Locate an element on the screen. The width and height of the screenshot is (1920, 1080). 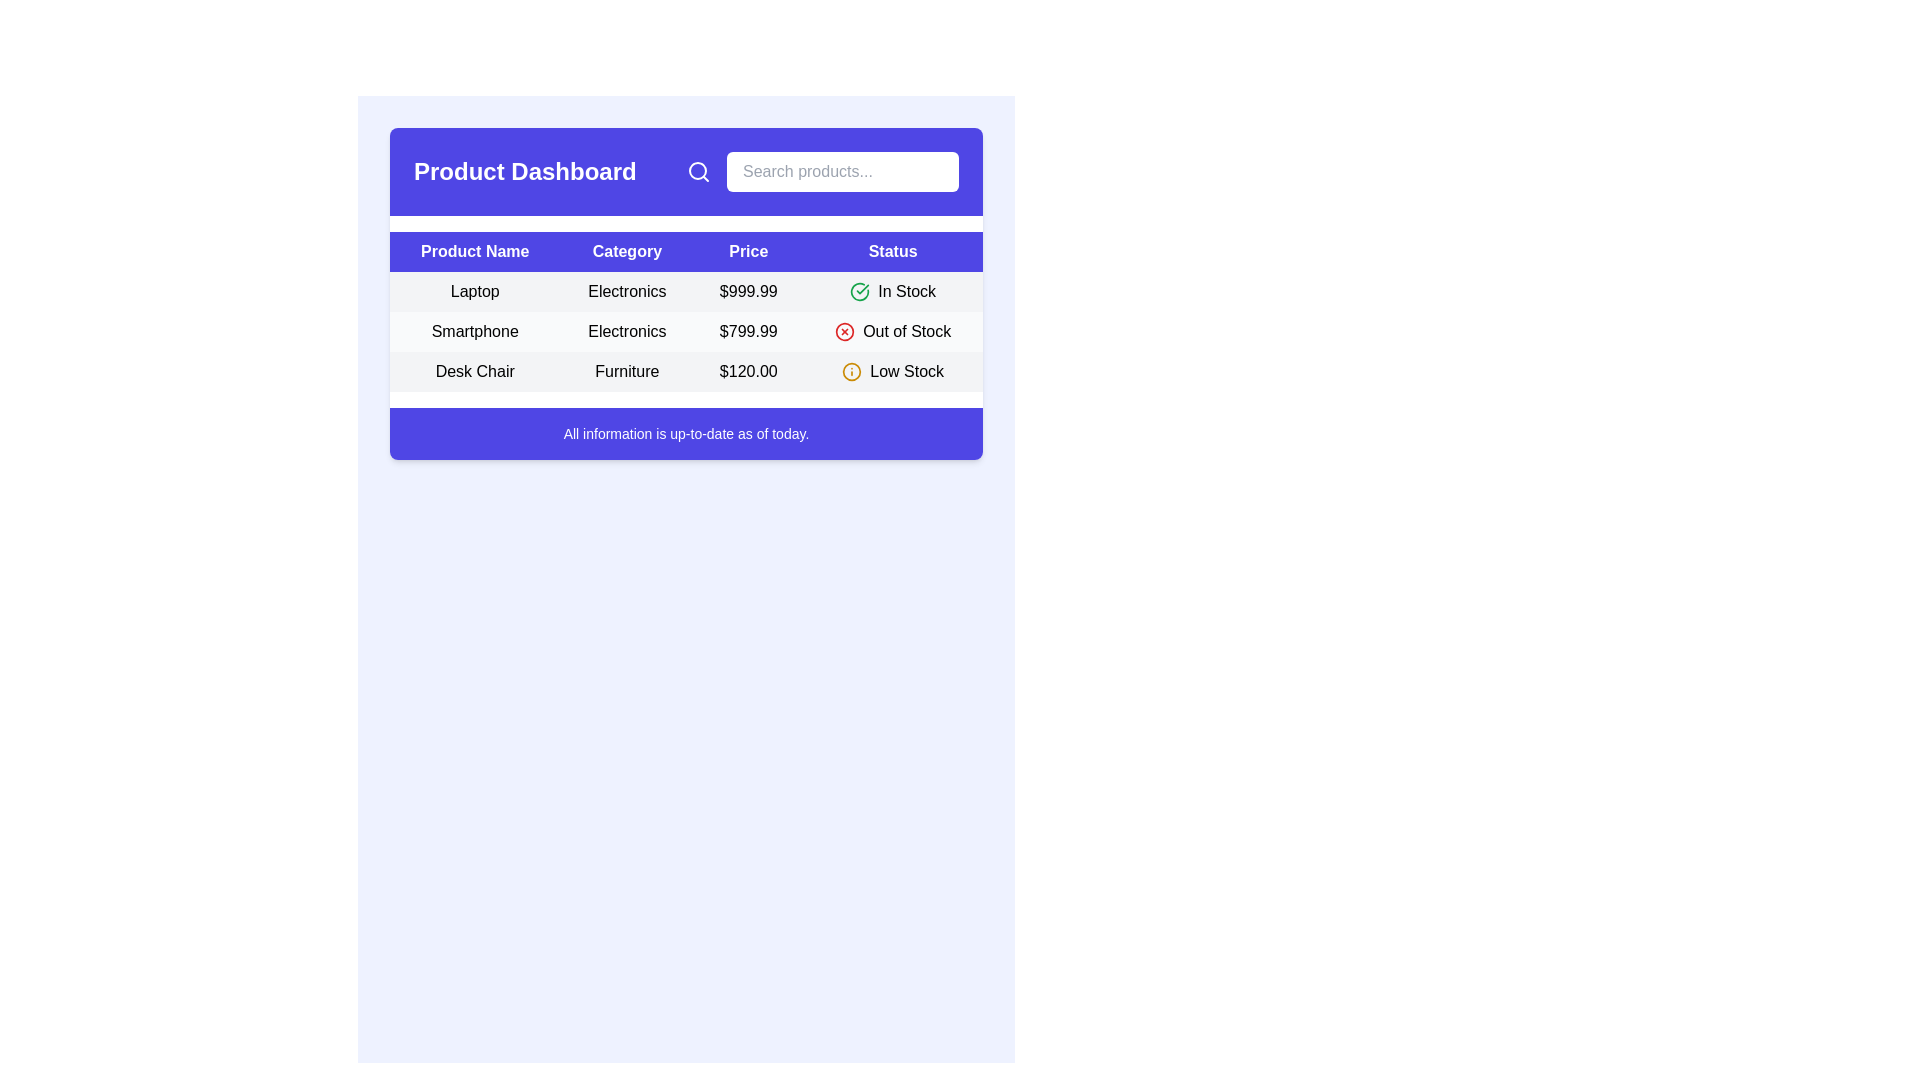
the second row of the table containing the product 'Smartphone', which provides details about its category, price, and stock status is located at coordinates (686, 330).